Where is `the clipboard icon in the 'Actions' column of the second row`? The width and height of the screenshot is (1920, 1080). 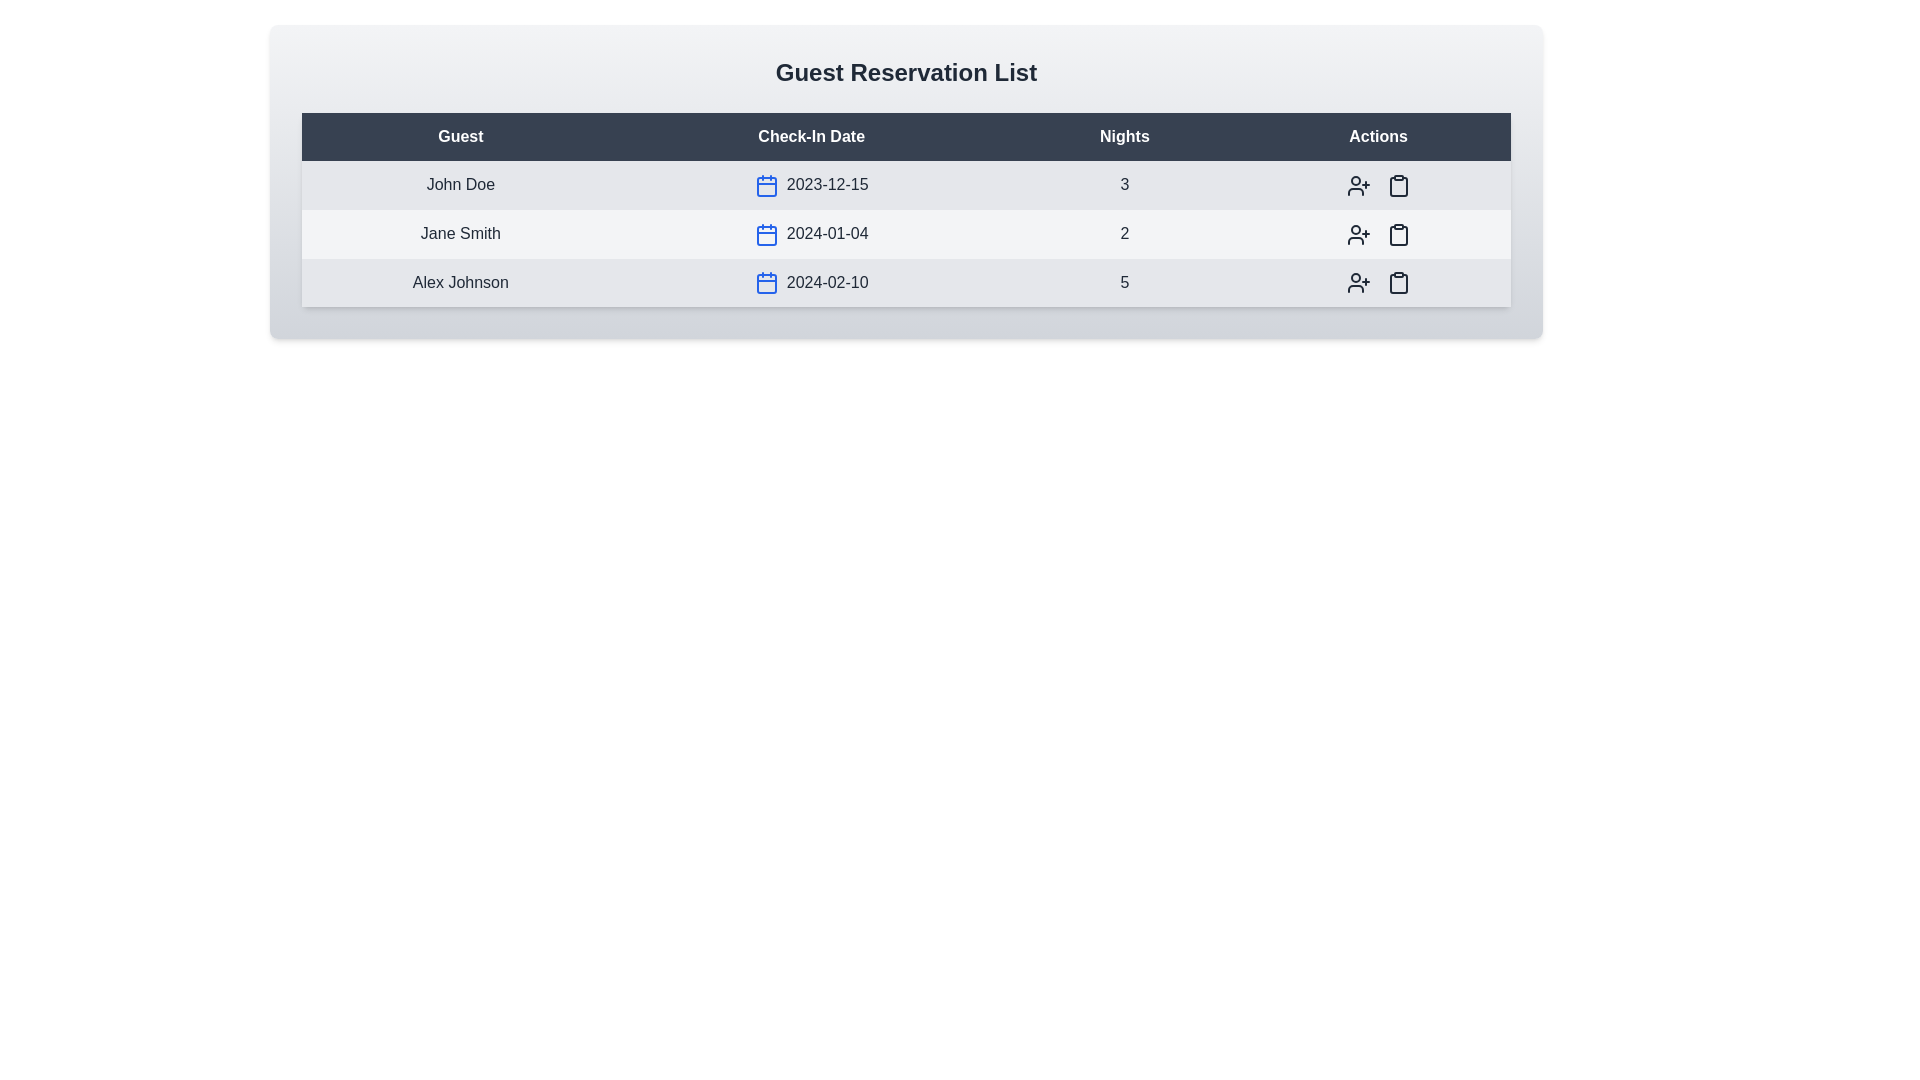
the clipboard icon in the 'Actions' column of the second row is located at coordinates (1396, 233).